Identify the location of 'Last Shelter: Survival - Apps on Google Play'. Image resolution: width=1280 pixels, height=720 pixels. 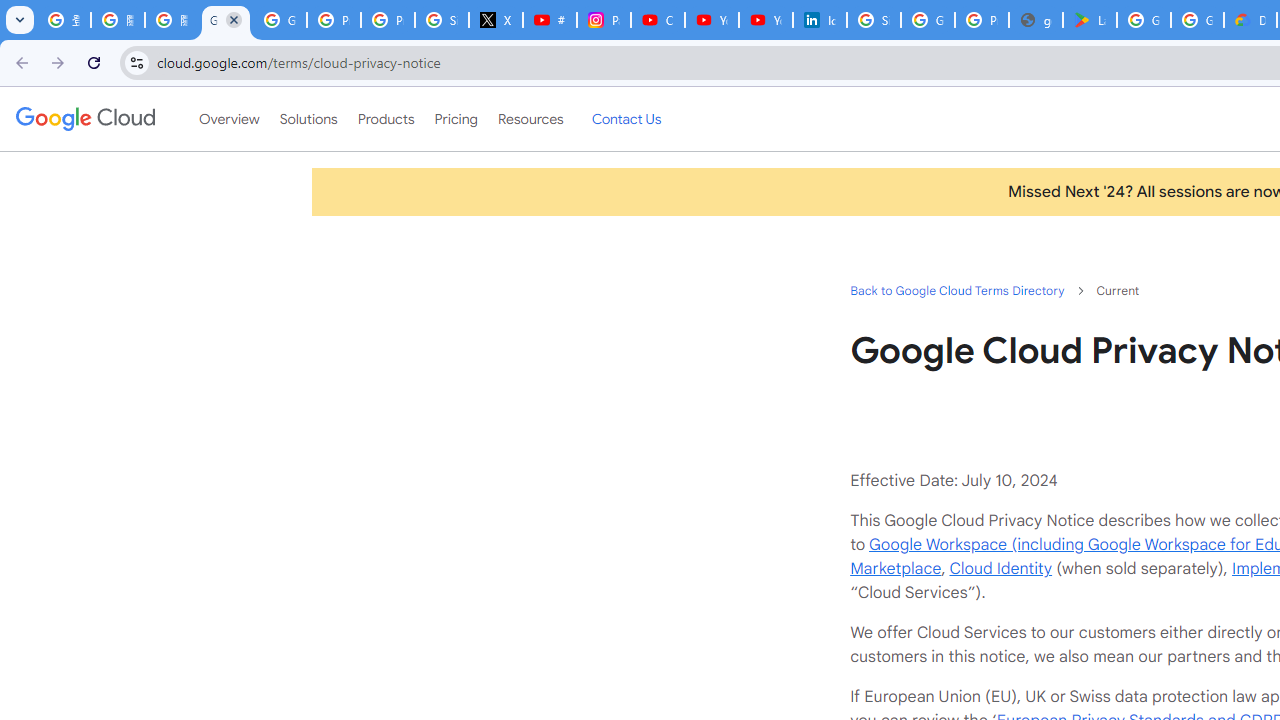
(1088, 20).